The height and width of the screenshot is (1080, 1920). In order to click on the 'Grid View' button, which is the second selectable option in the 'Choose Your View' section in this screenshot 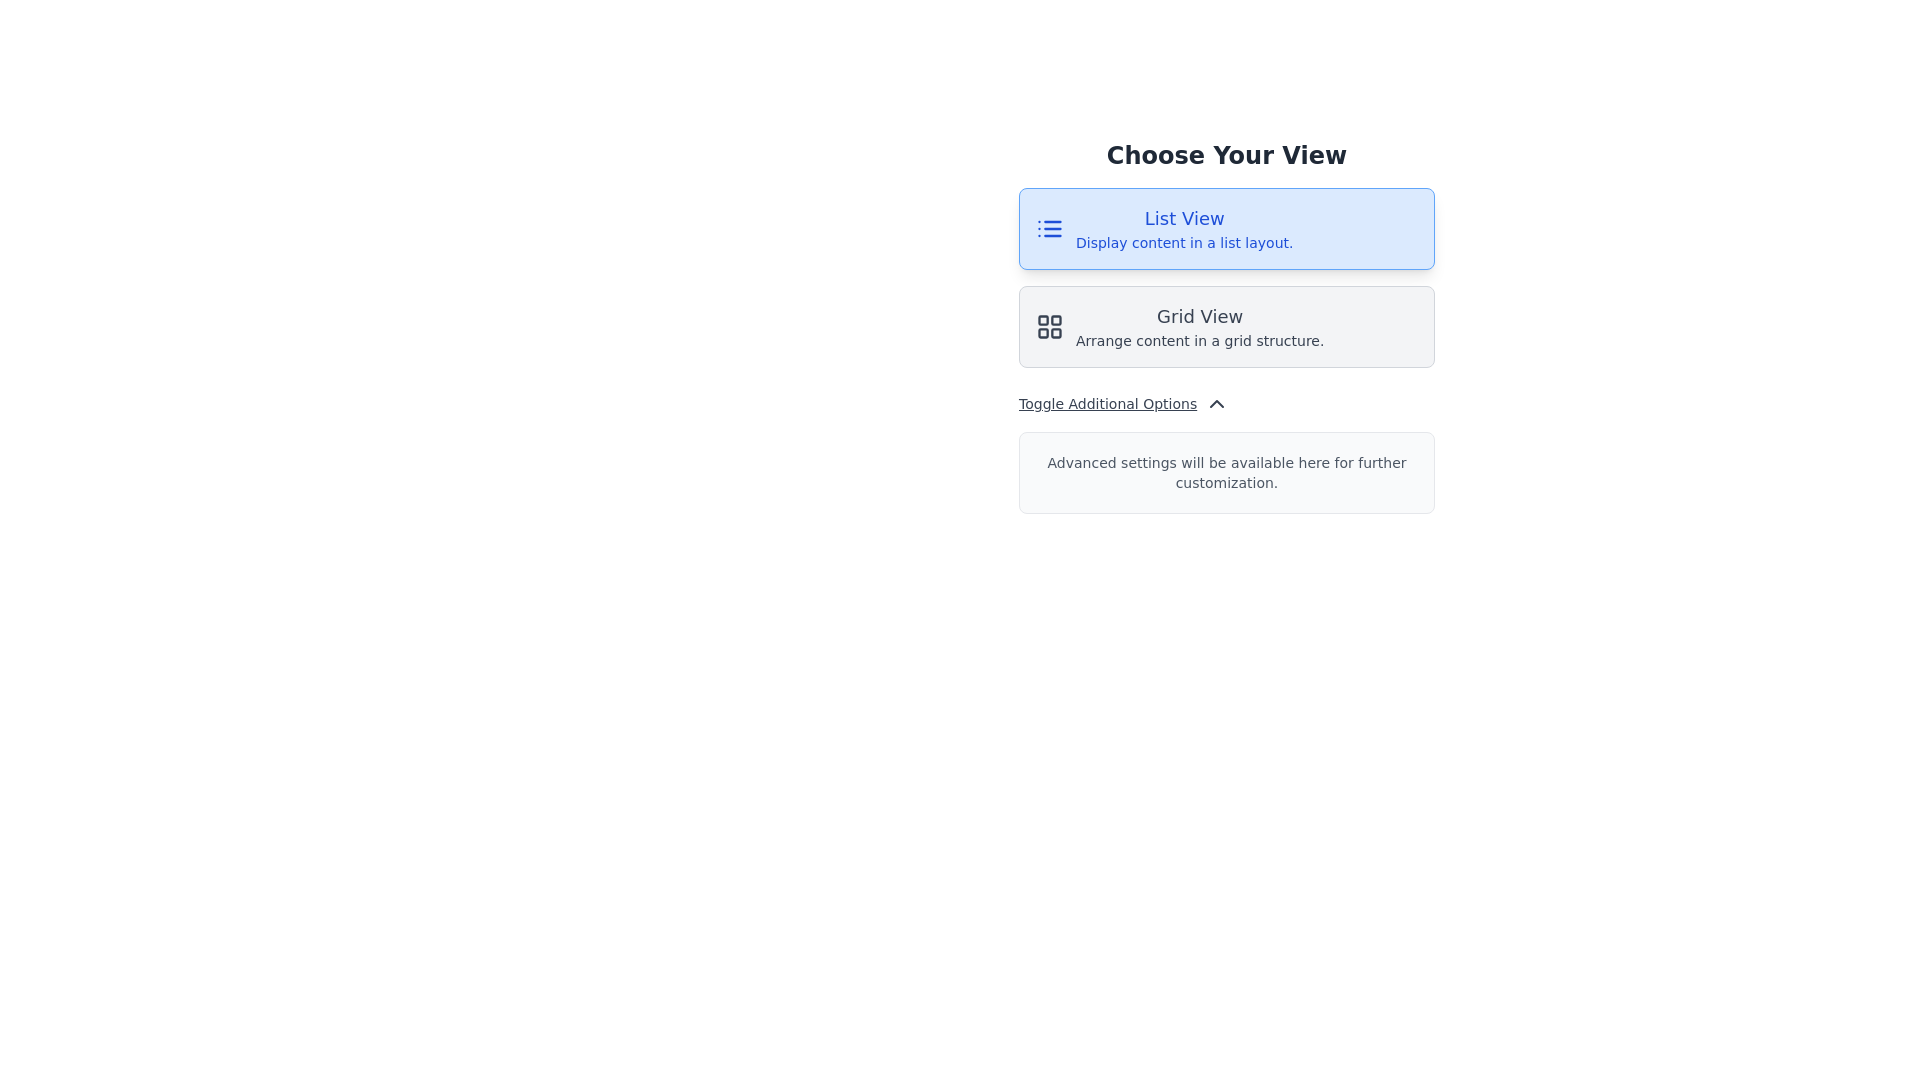, I will do `click(1226, 326)`.